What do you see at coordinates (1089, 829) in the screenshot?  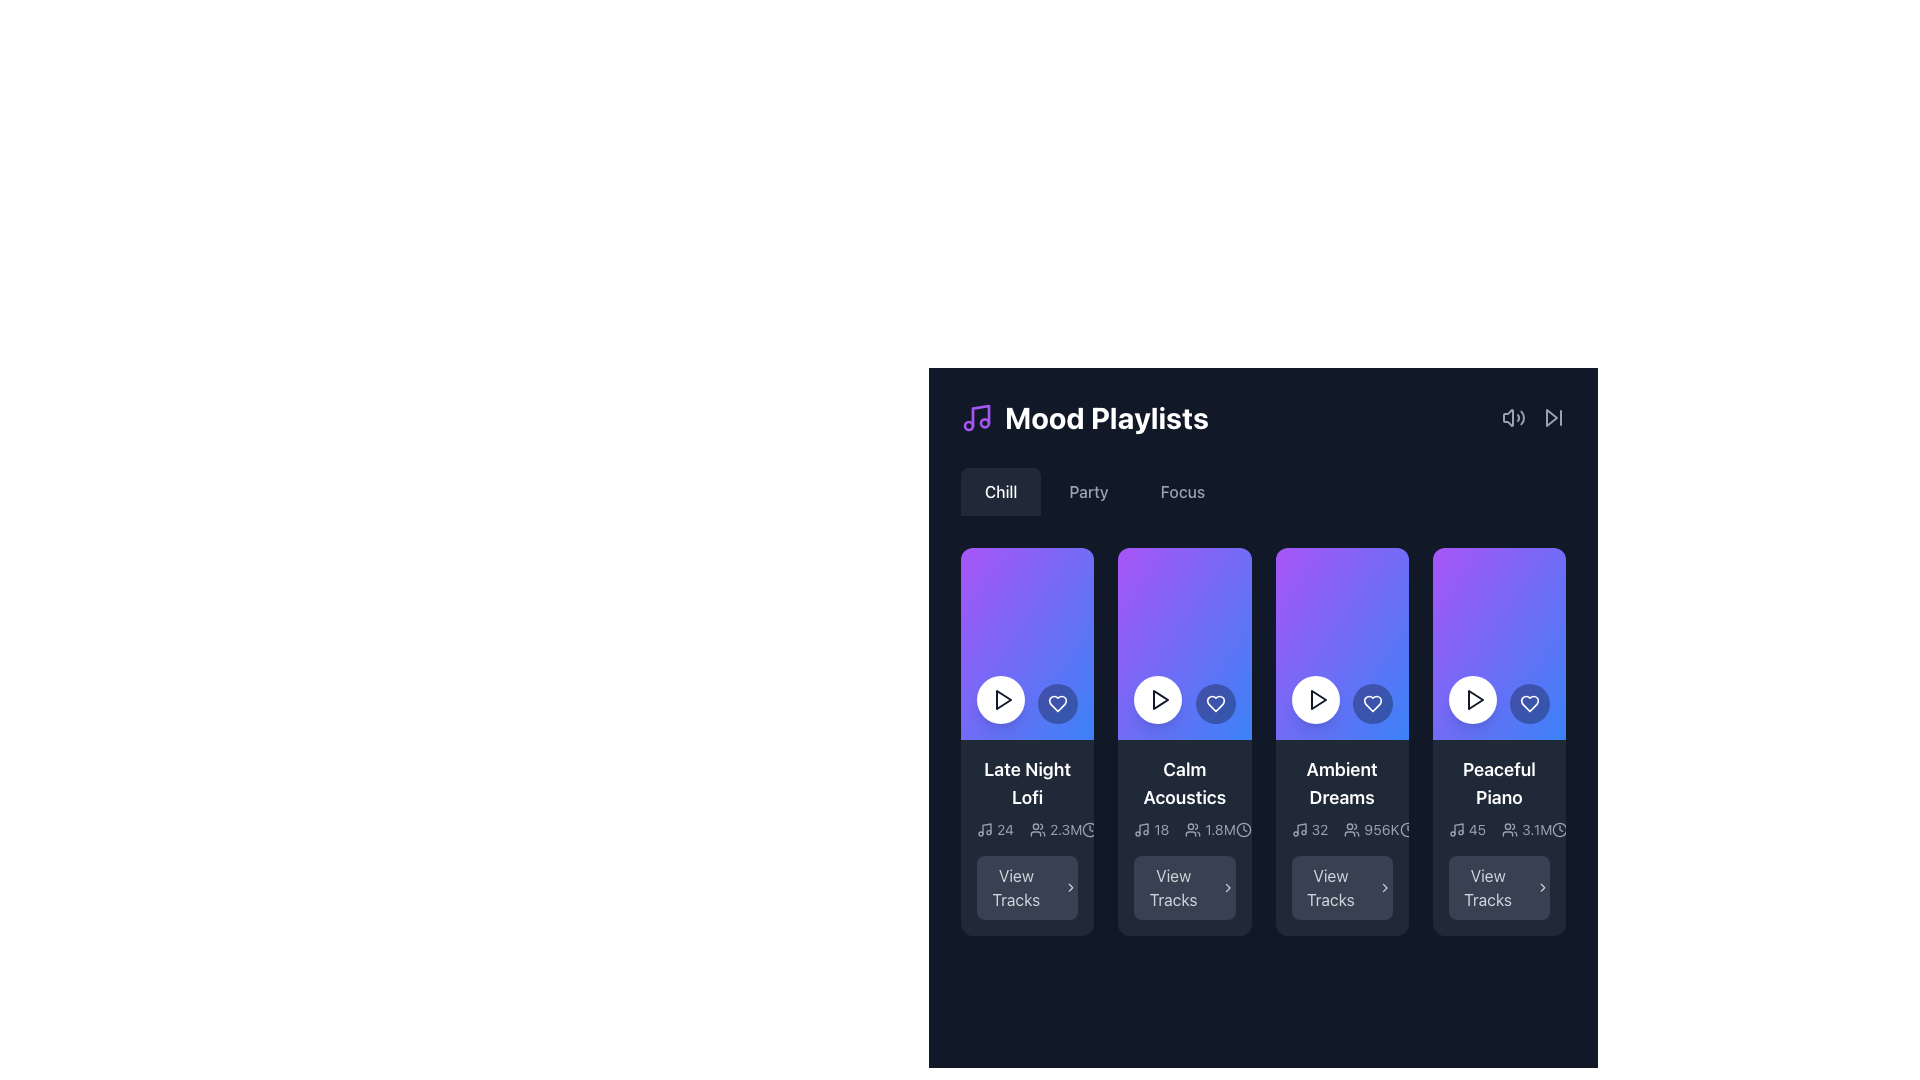 I see `the small circular clock icon located to the right of the text '2.3M' on the 'Late Night Lofi' card in the 'Chill' playlist section` at bounding box center [1089, 829].